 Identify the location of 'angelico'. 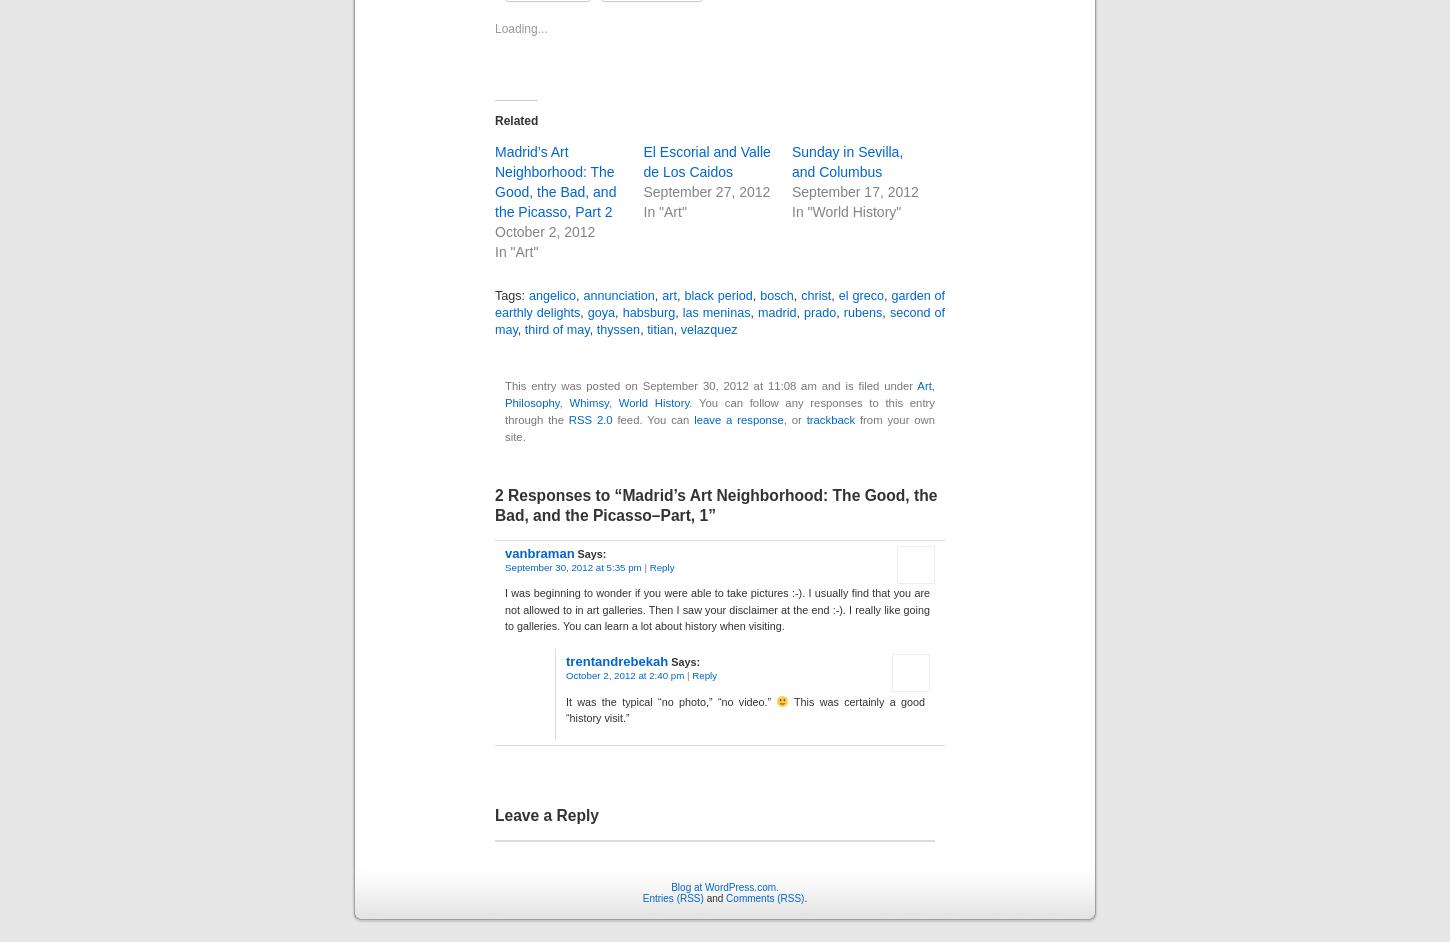
(552, 290).